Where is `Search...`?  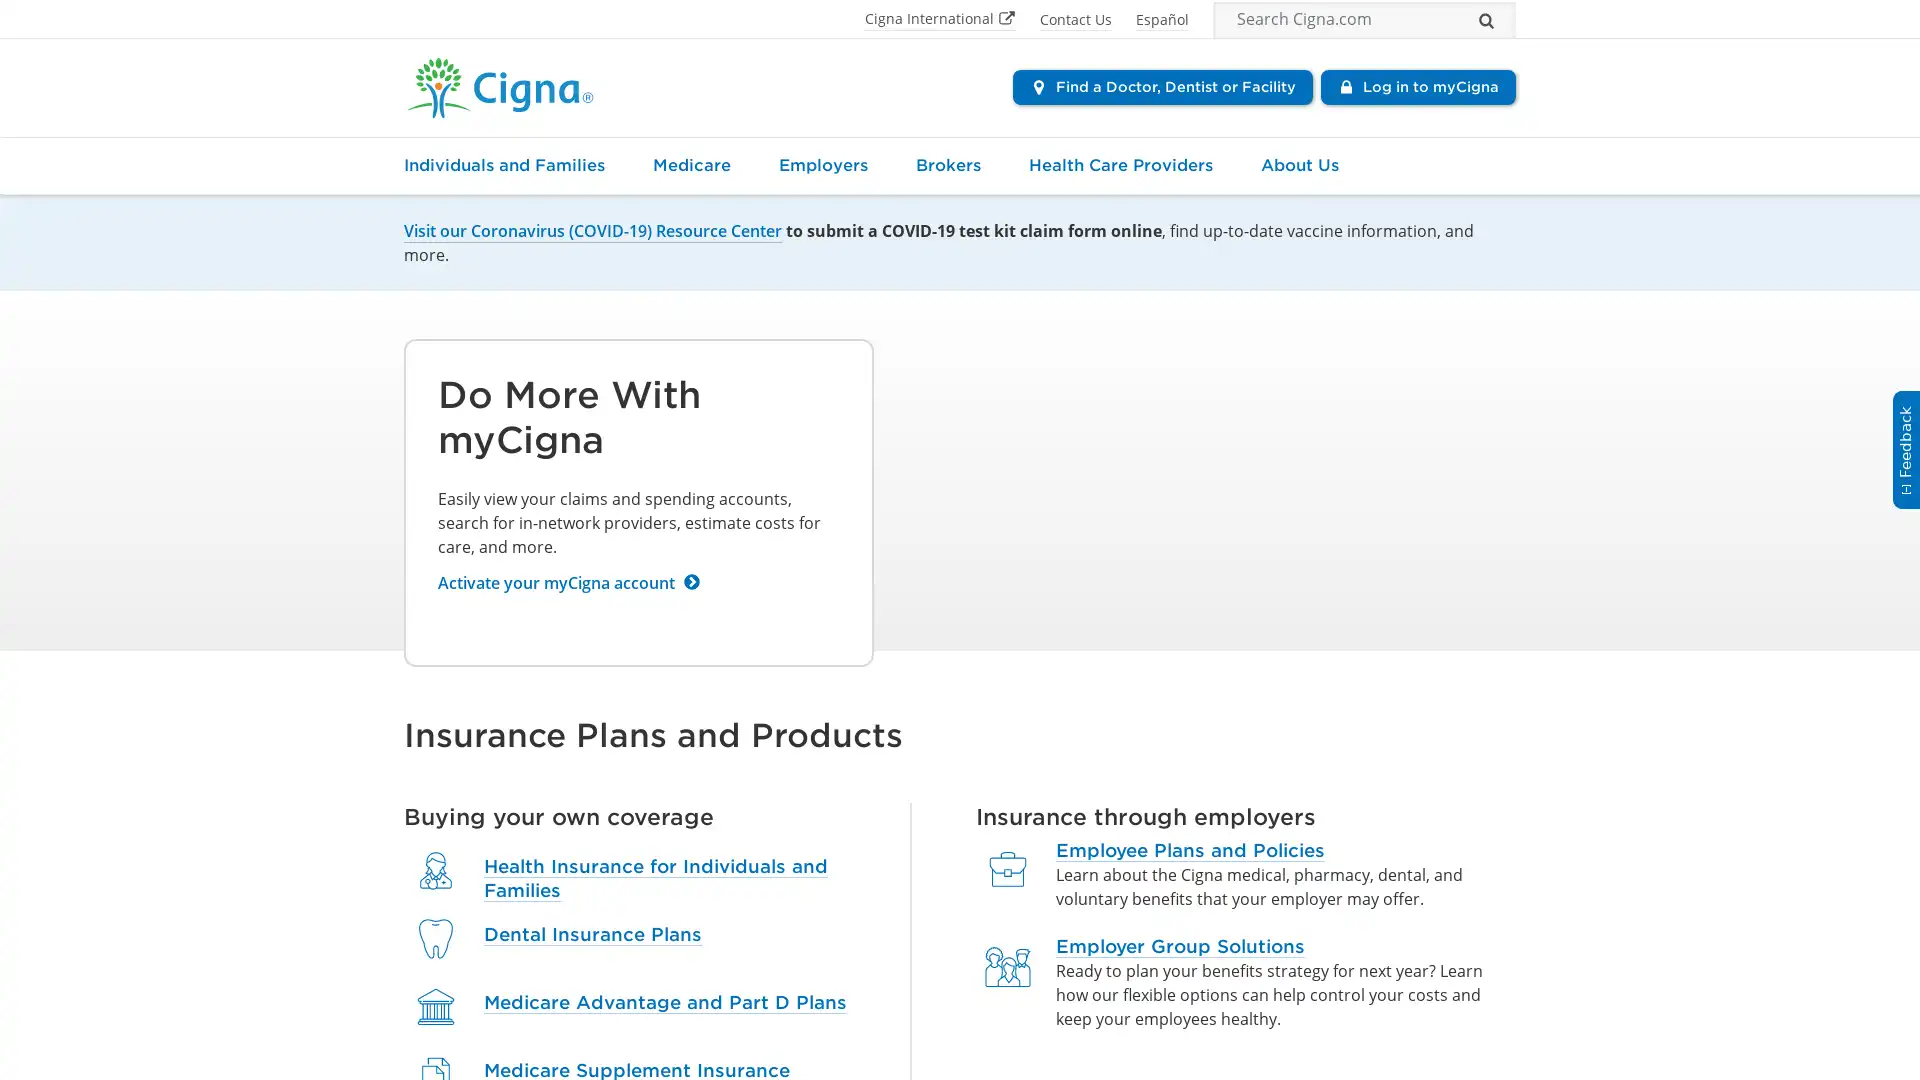
Search... is located at coordinates (1488, 19).